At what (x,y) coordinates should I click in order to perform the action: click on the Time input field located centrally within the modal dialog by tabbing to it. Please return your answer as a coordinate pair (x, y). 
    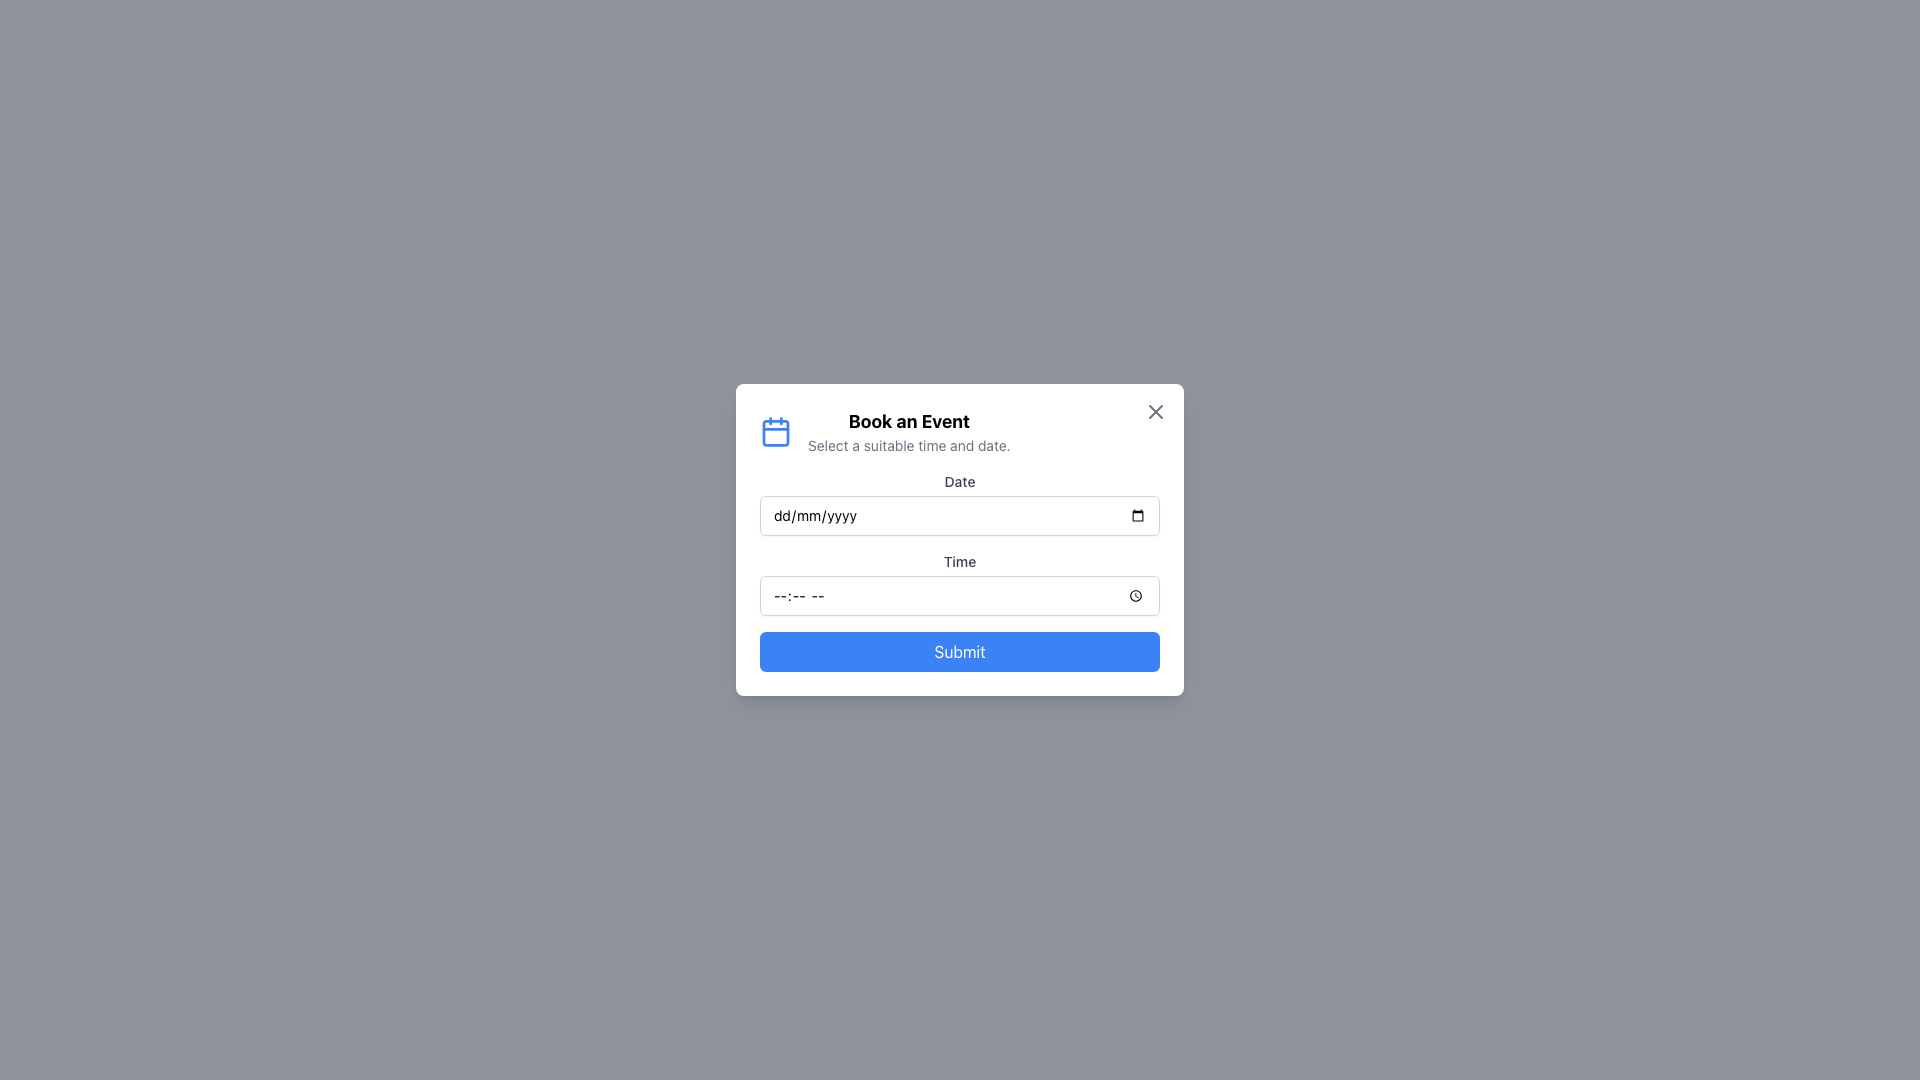
    Looking at the image, I should click on (960, 595).